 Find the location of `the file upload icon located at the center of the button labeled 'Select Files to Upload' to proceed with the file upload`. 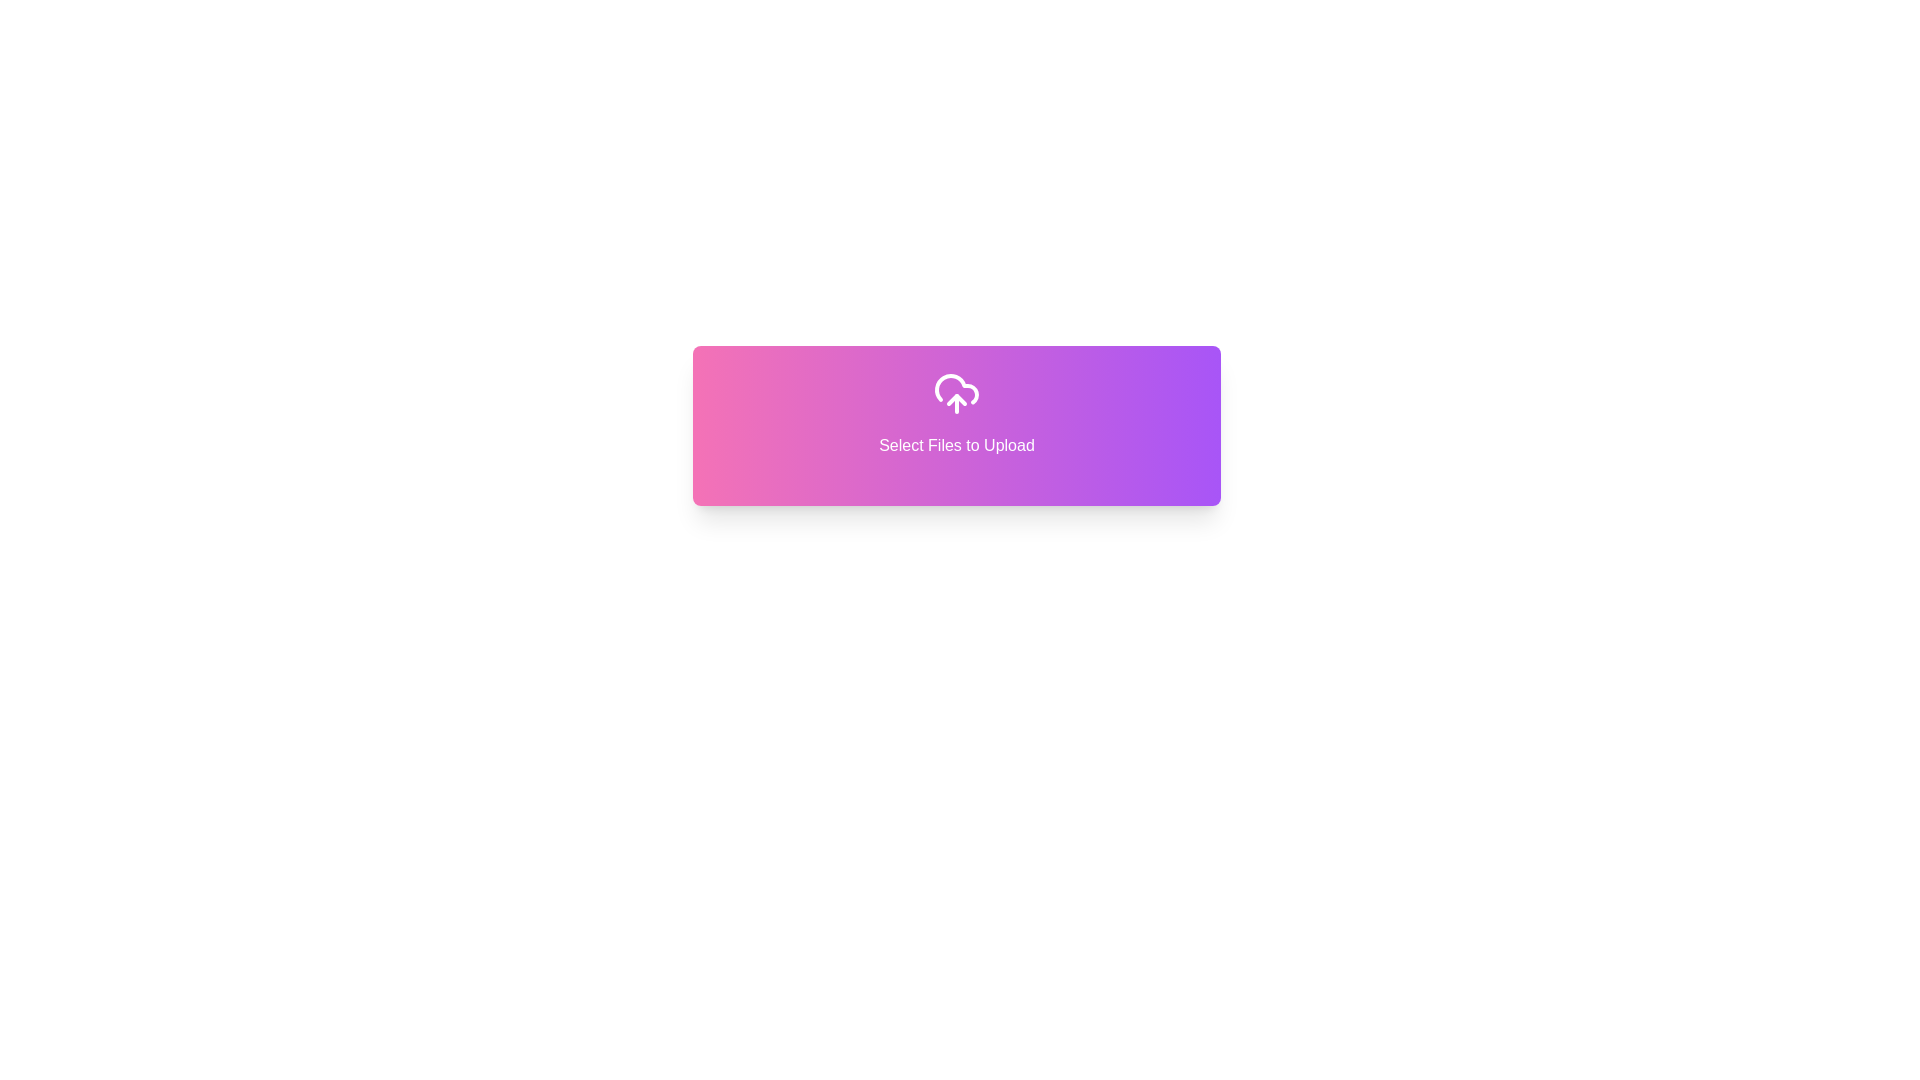

the file upload icon located at the center of the button labeled 'Select Files to Upload' to proceed with the file upload is located at coordinates (955, 393).